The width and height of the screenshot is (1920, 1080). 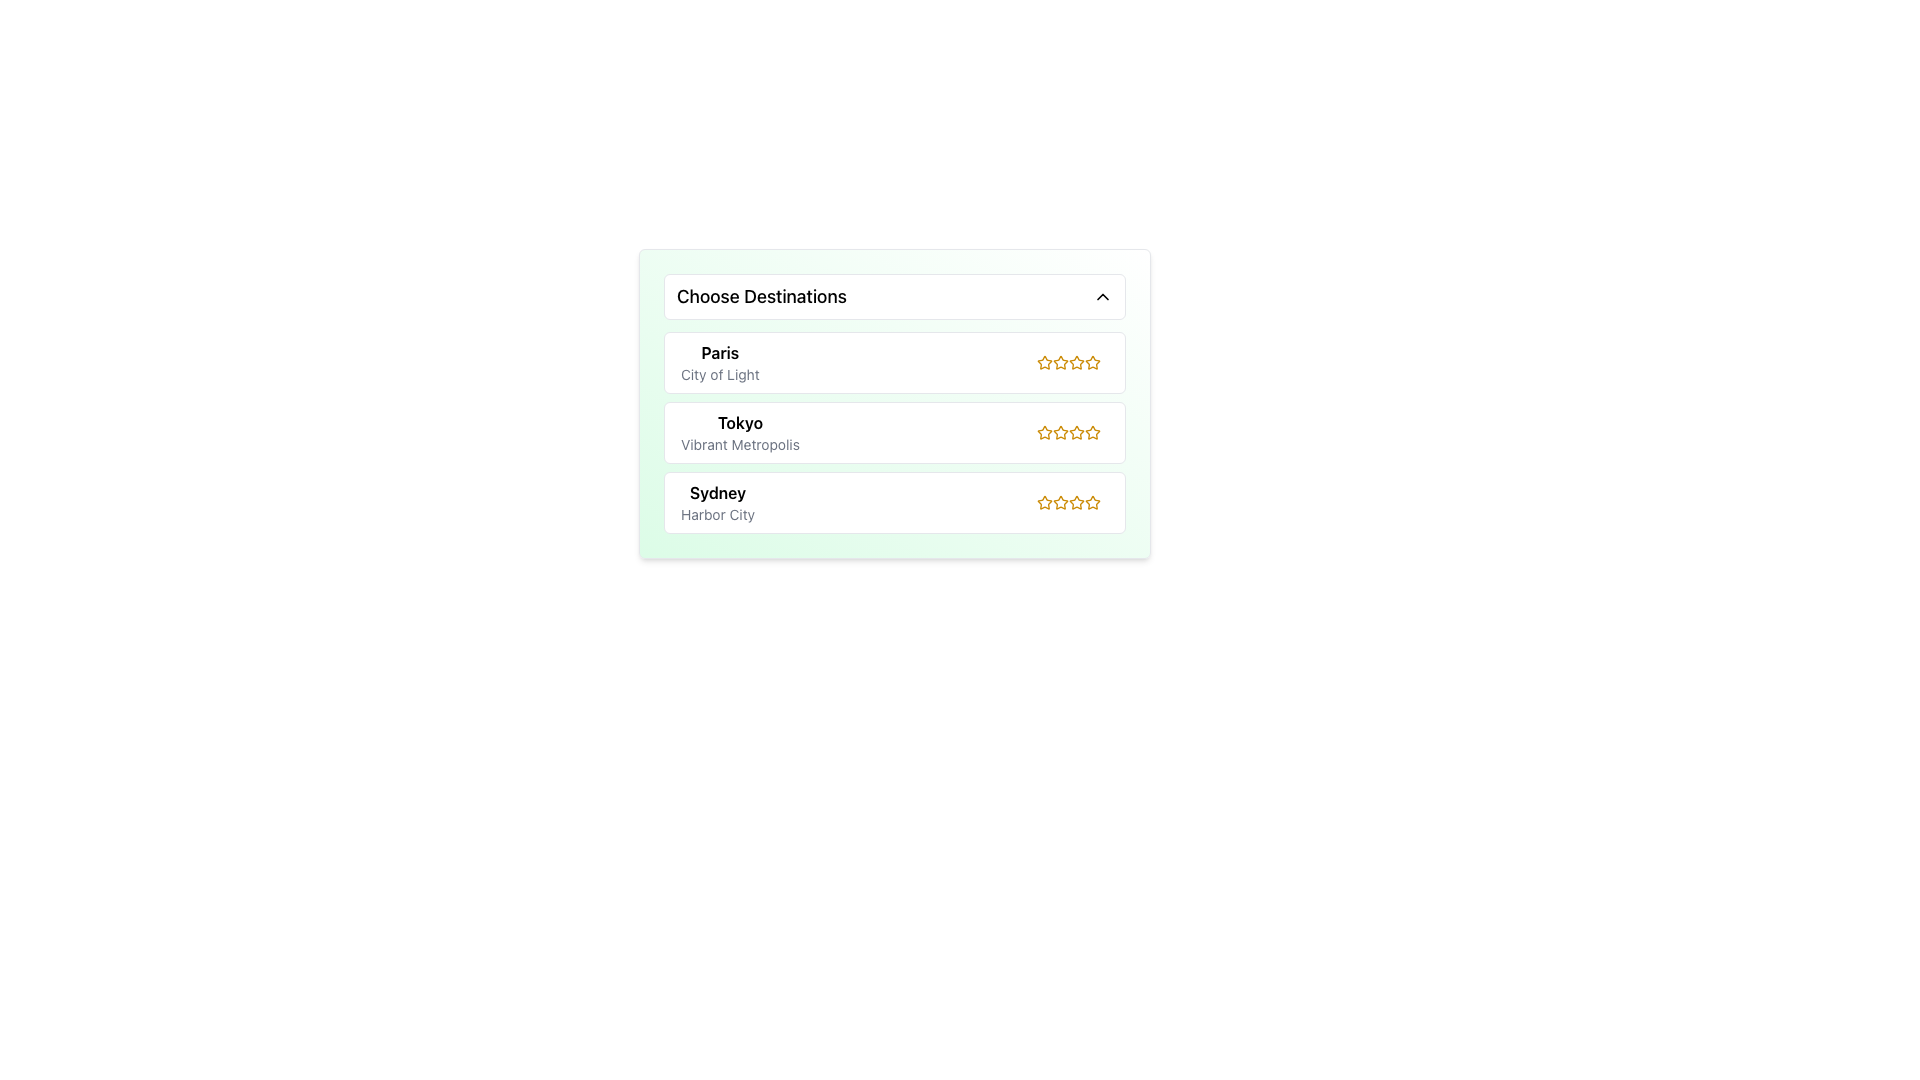 What do you see at coordinates (1044, 362) in the screenshot?
I see `the leftmost star icon in the rating component associated with the 'Paris' destination for further interaction` at bounding box center [1044, 362].